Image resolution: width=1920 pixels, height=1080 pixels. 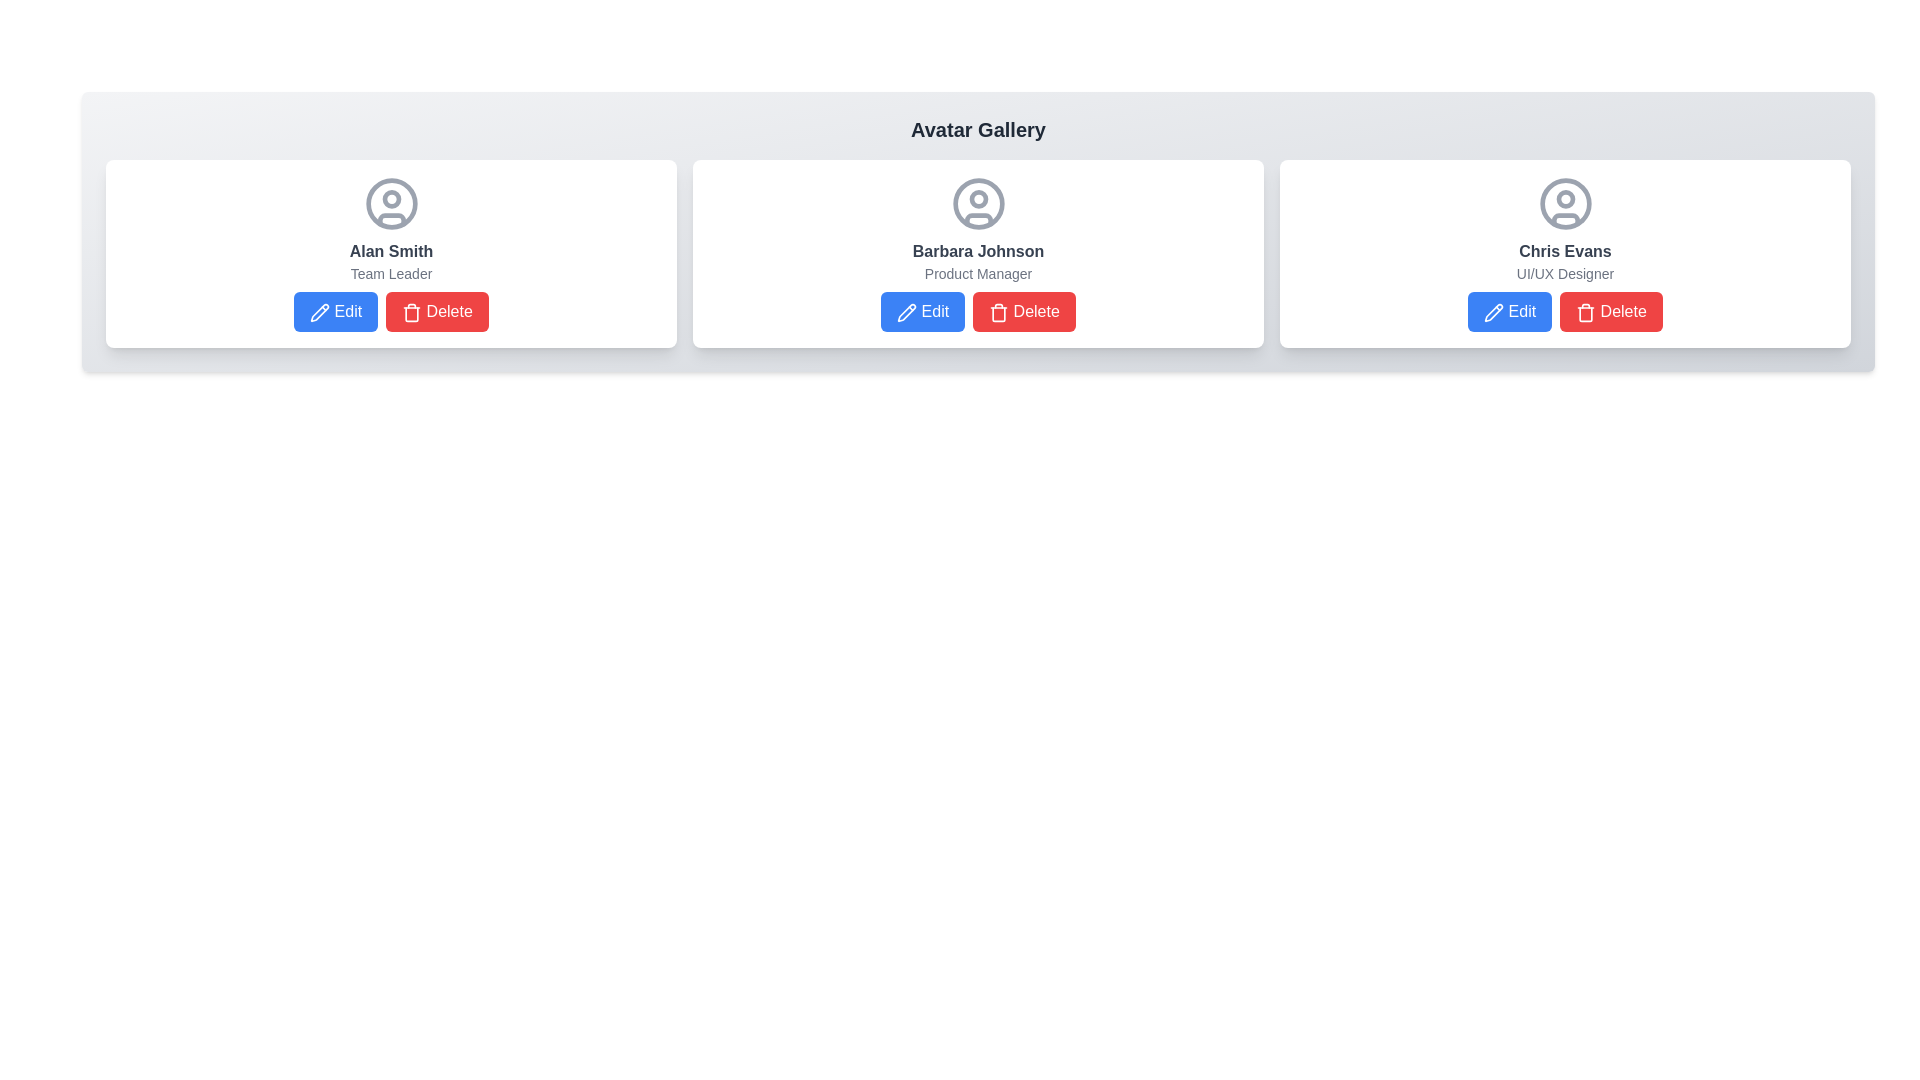 What do you see at coordinates (978, 273) in the screenshot?
I see `text content of the label that describes the user's role as 'Product Manager', located below the name 'Barbara Johnson' in the central user profile card` at bounding box center [978, 273].